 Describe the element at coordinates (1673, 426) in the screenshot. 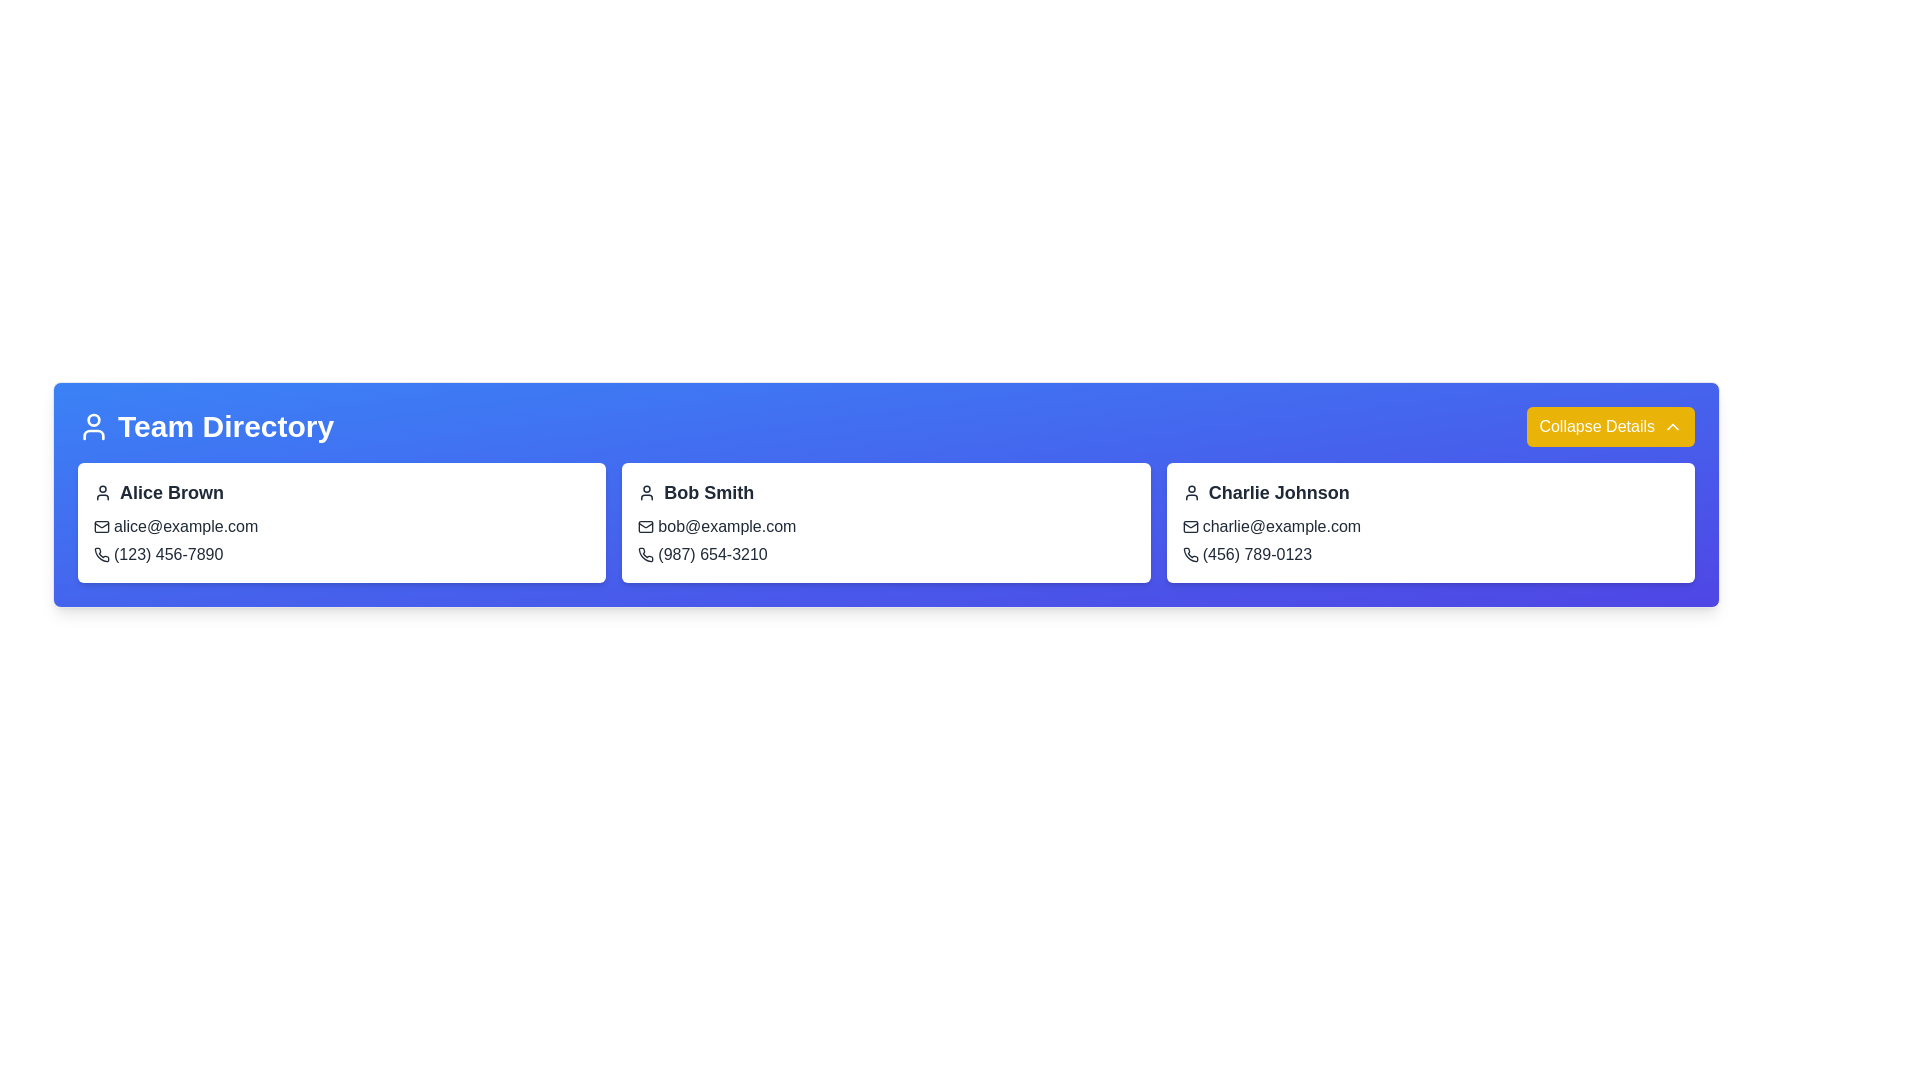

I see `the downward-pointing chevron icon located on the right side of the yellow rectangular button labeled 'Collapse Details'` at that location.